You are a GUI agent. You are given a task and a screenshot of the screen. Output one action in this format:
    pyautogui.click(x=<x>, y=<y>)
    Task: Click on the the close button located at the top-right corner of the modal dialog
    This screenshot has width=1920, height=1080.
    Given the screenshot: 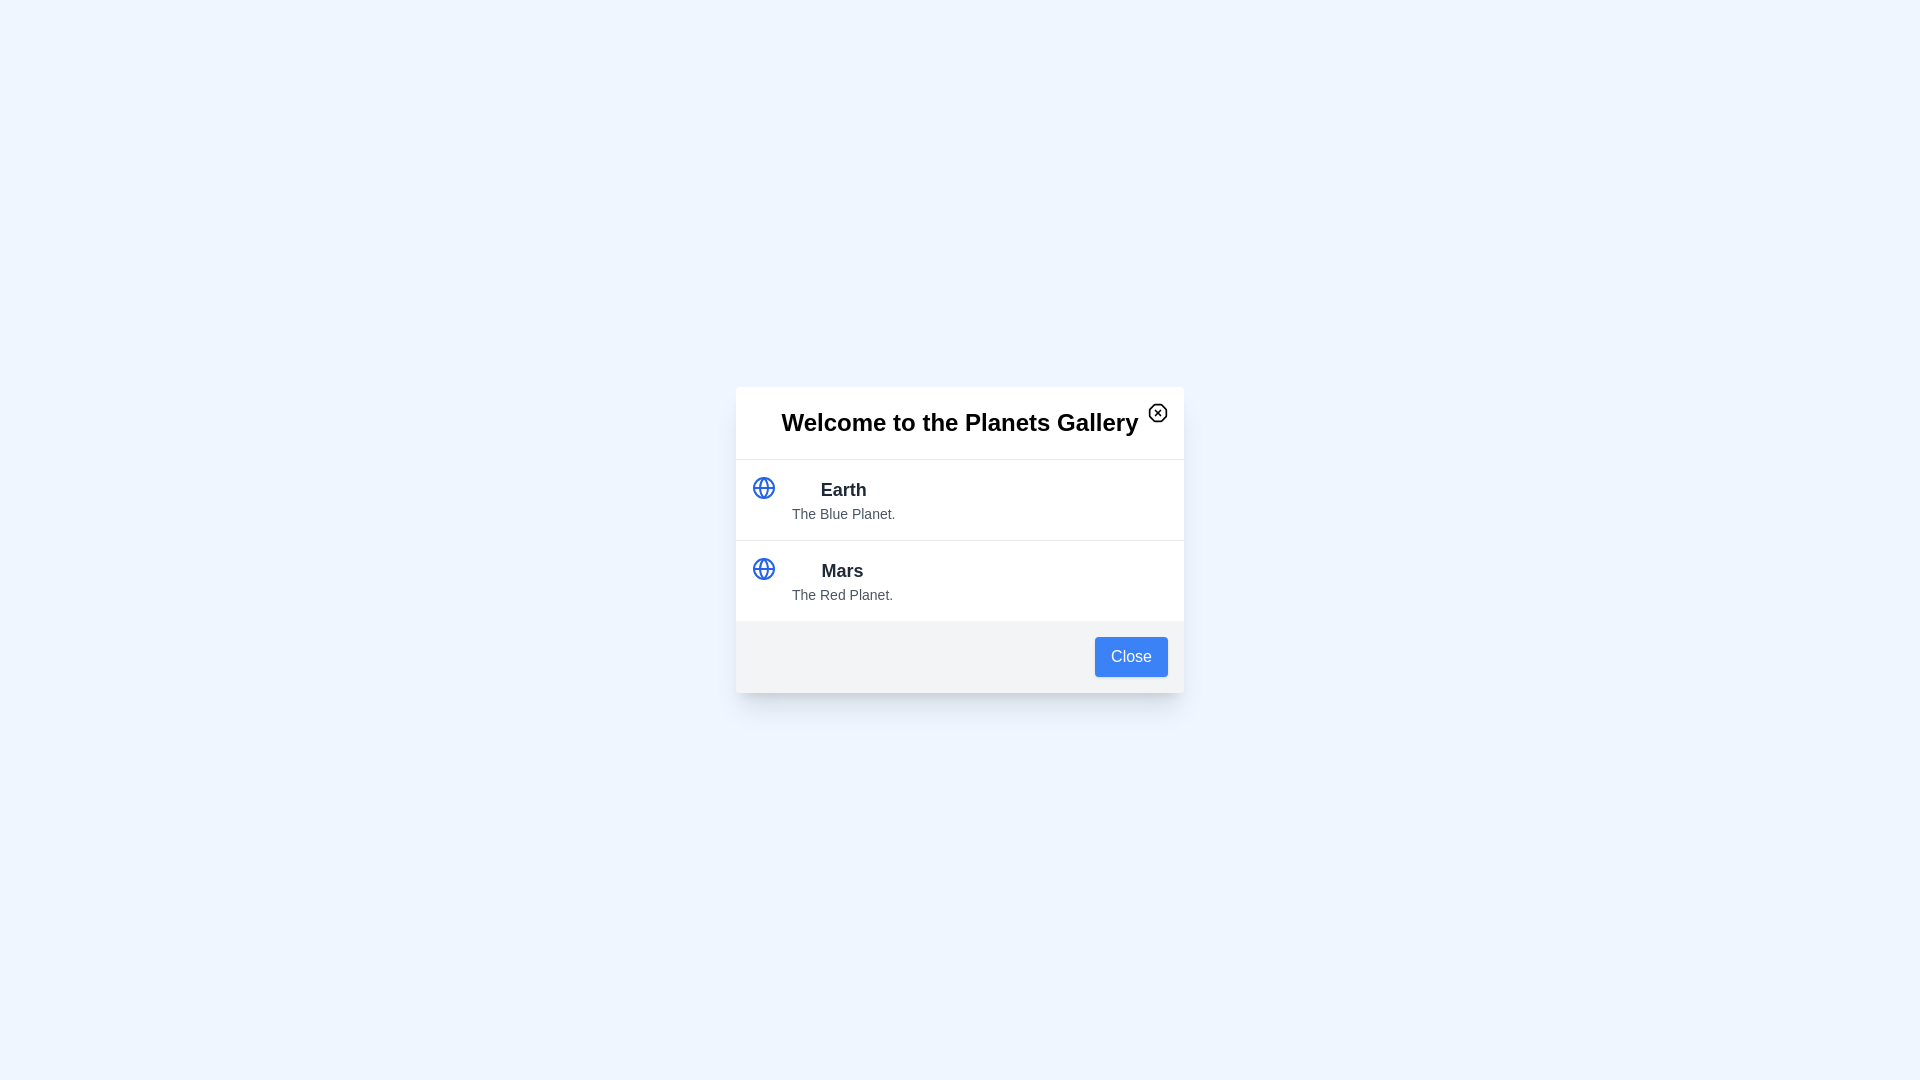 What is the action you would take?
    pyautogui.click(x=1157, y=411)
    